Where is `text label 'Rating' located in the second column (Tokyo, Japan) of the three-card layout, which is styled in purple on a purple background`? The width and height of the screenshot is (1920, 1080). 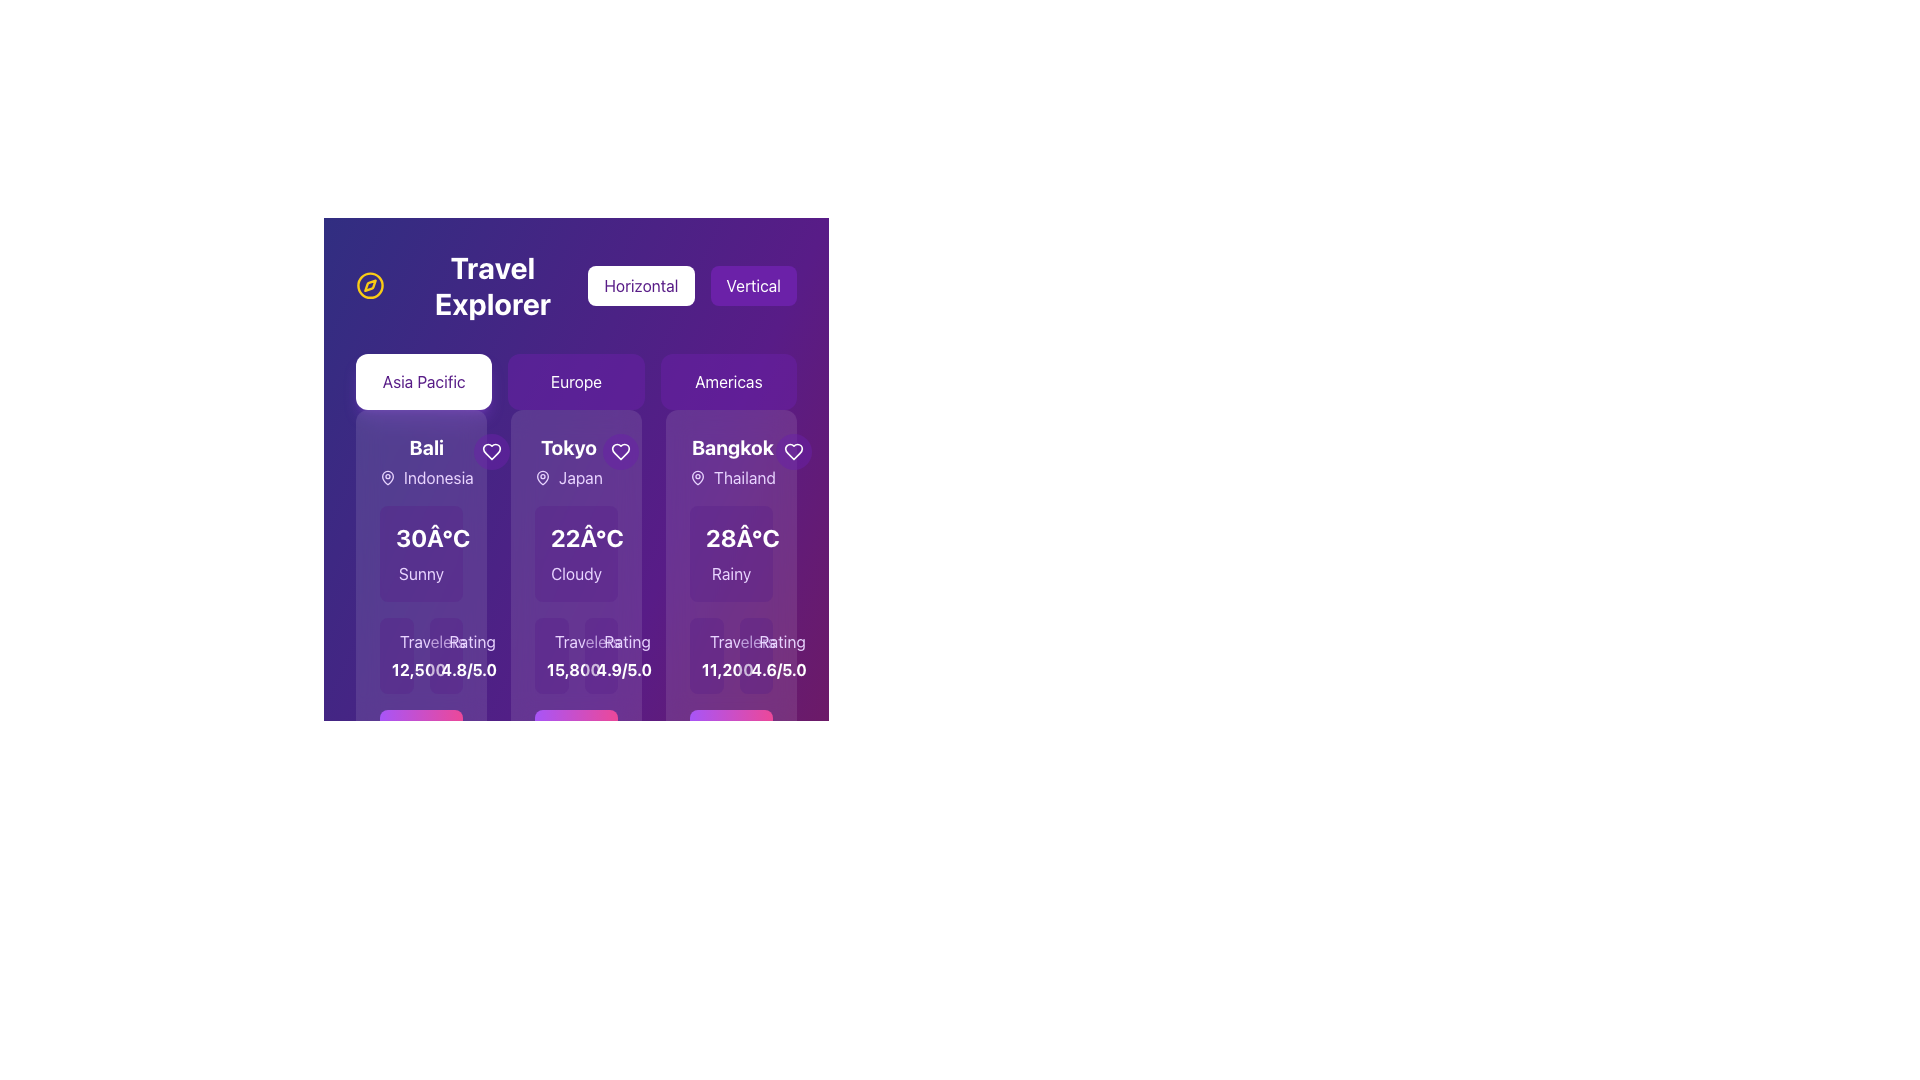 text label 'Rating' located in the second column (Tokyo, Japan) of the three-card layout, which is styled in purple on a purple background is located at coordinates (471, 641).